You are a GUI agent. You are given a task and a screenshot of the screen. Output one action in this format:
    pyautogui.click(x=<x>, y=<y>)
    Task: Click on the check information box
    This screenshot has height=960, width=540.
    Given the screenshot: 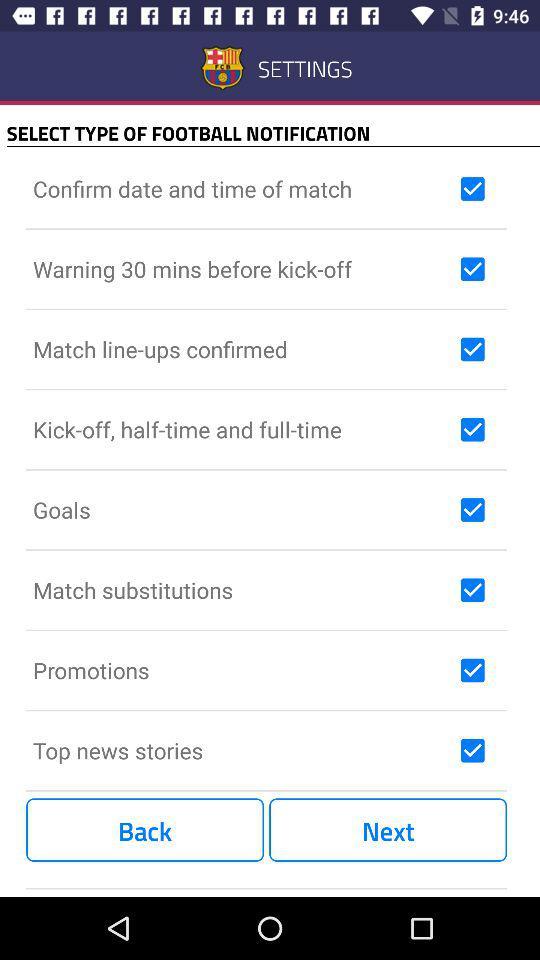 What is the action you would take?
    pyautogui.click(x=472, y=508)
    